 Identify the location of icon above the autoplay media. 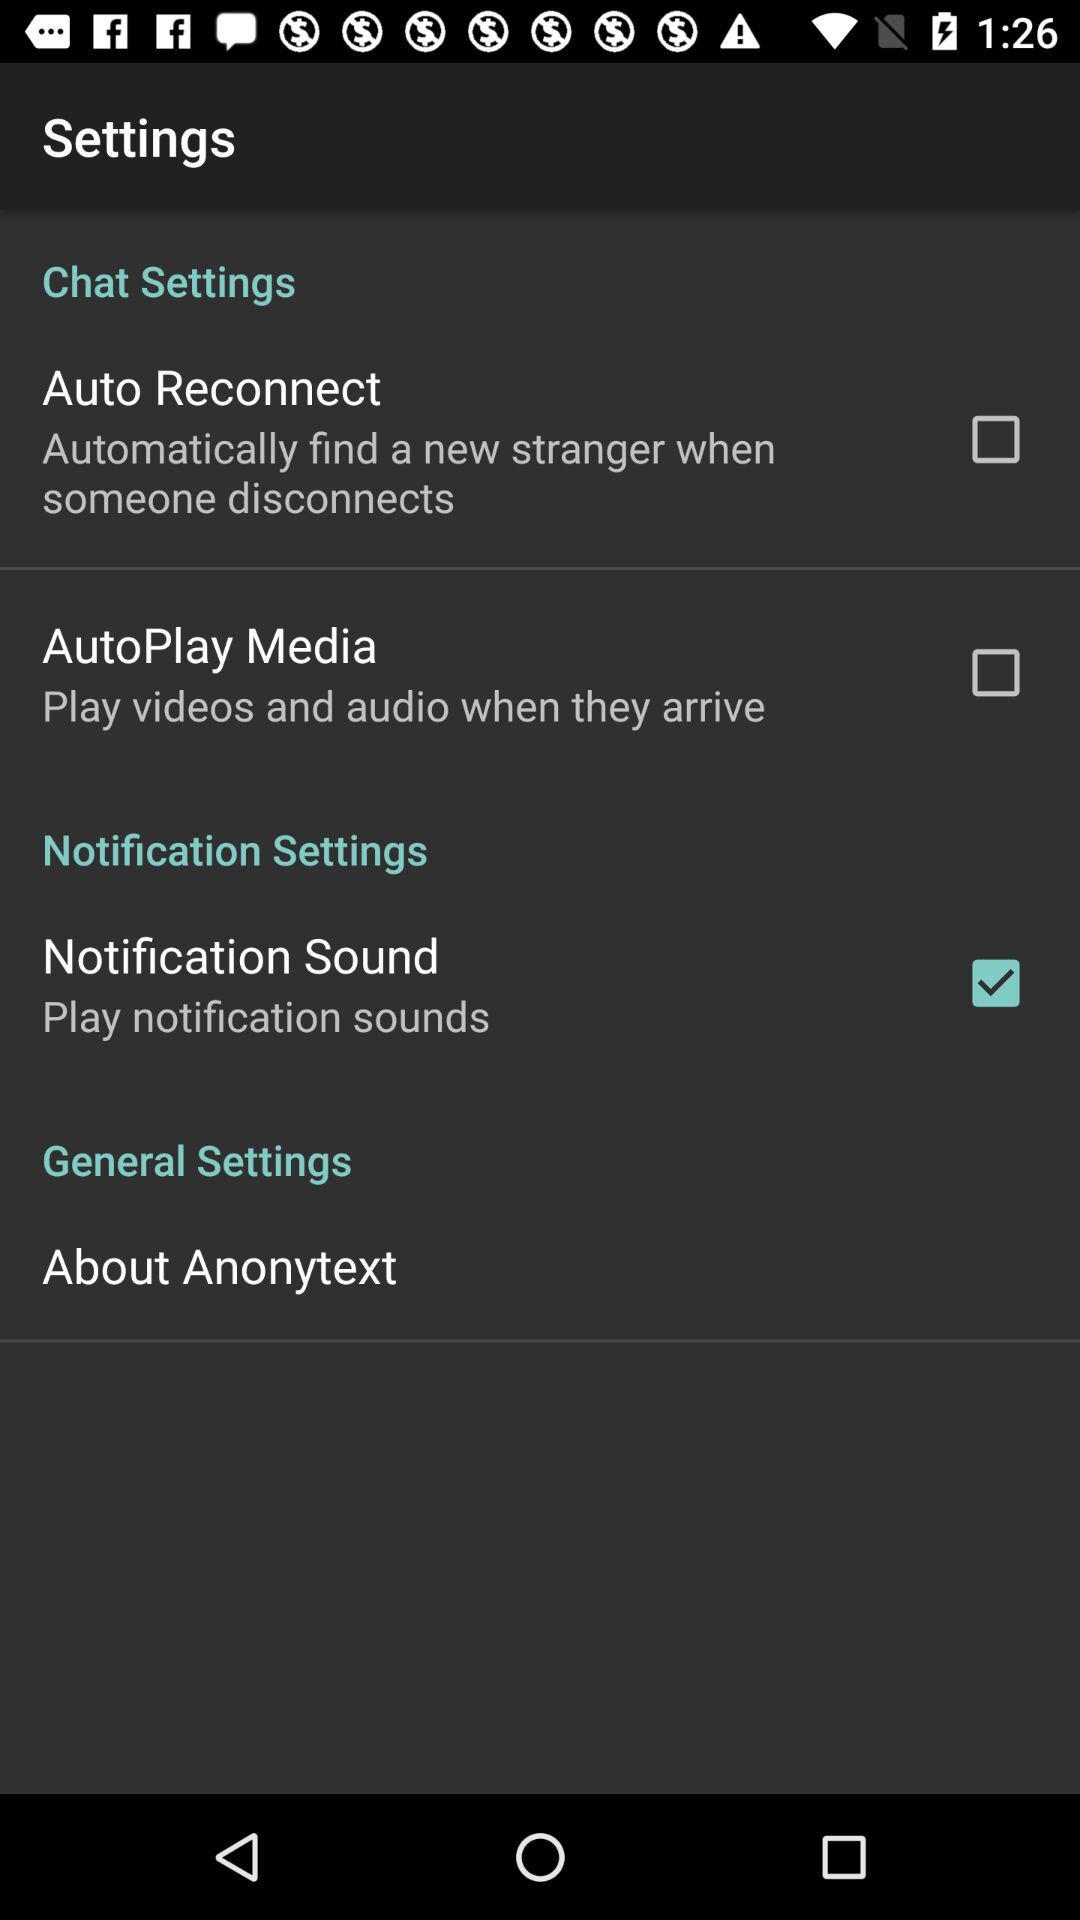
(477, 470).